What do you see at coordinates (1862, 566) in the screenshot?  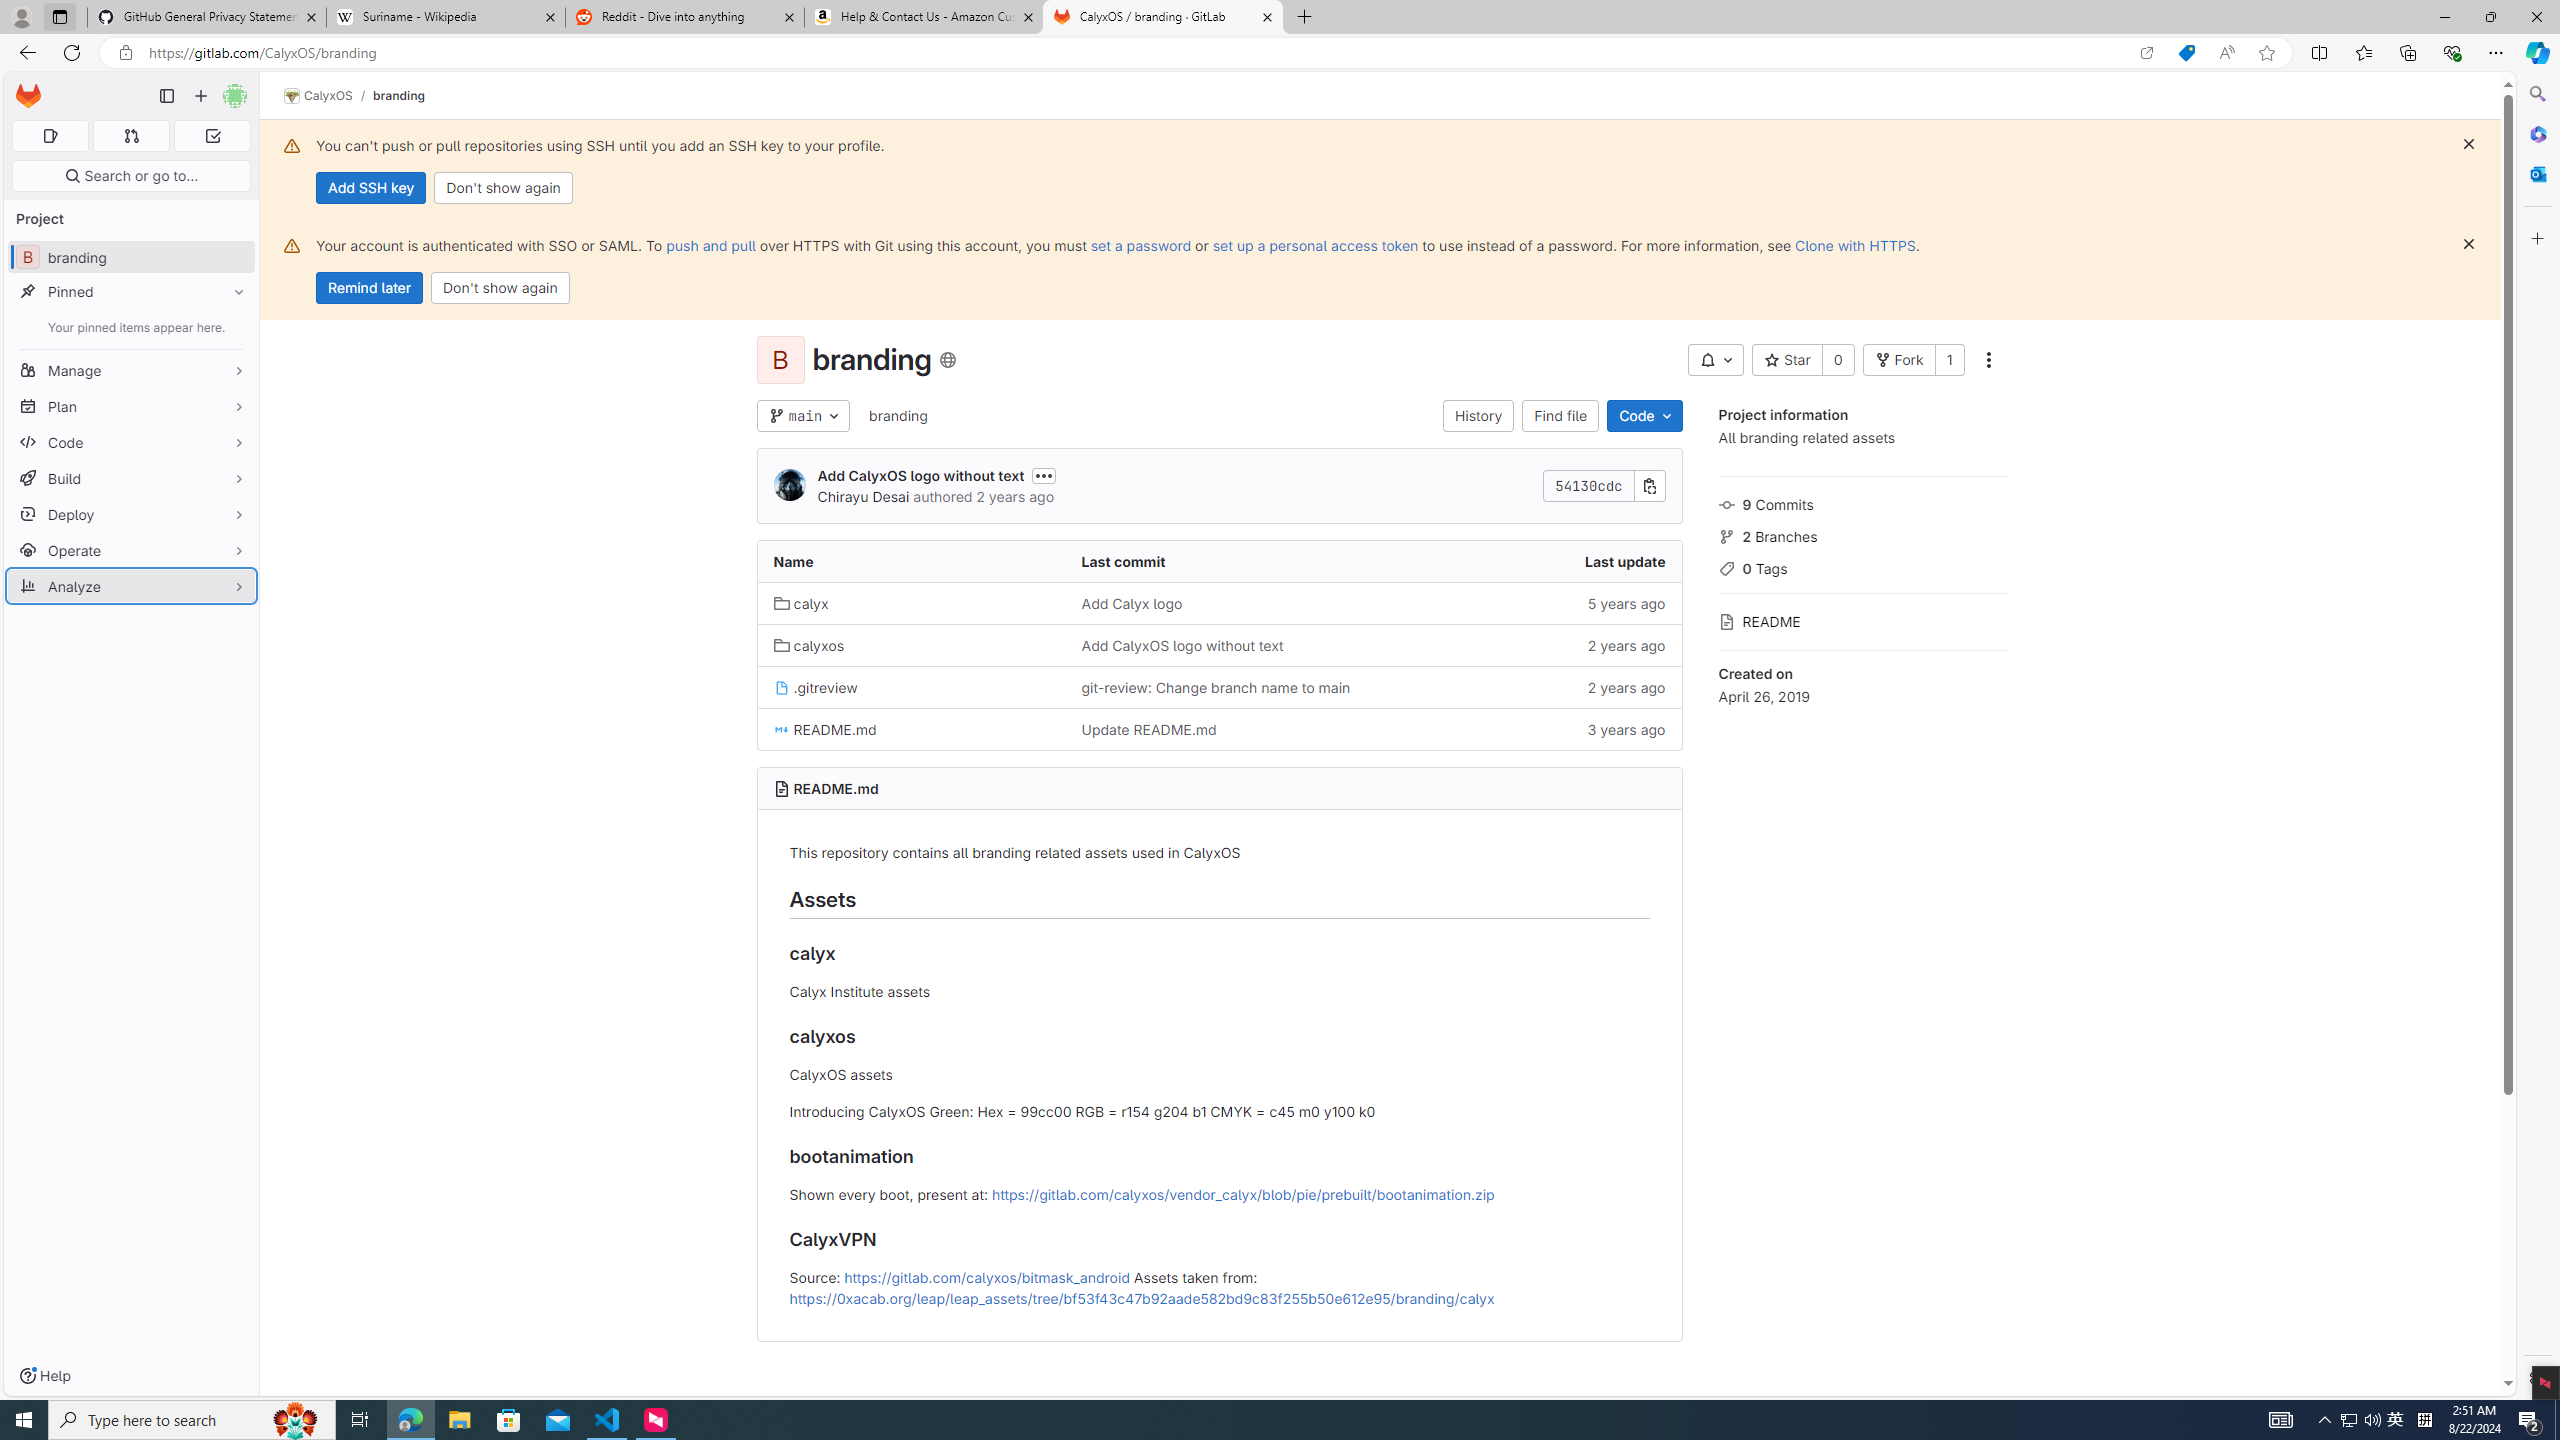 I see `'0 Tags'` at bounding box center [1862, 566].